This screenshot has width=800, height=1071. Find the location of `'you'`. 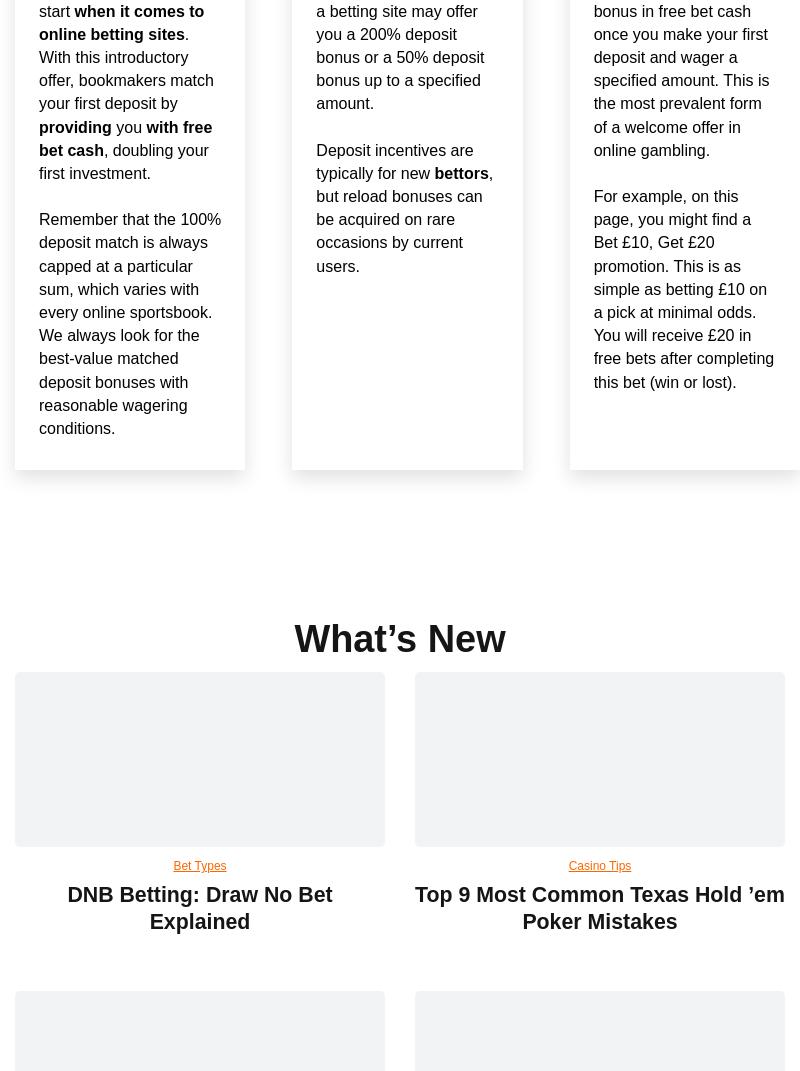

'you' is located at coordinates (127, 126).